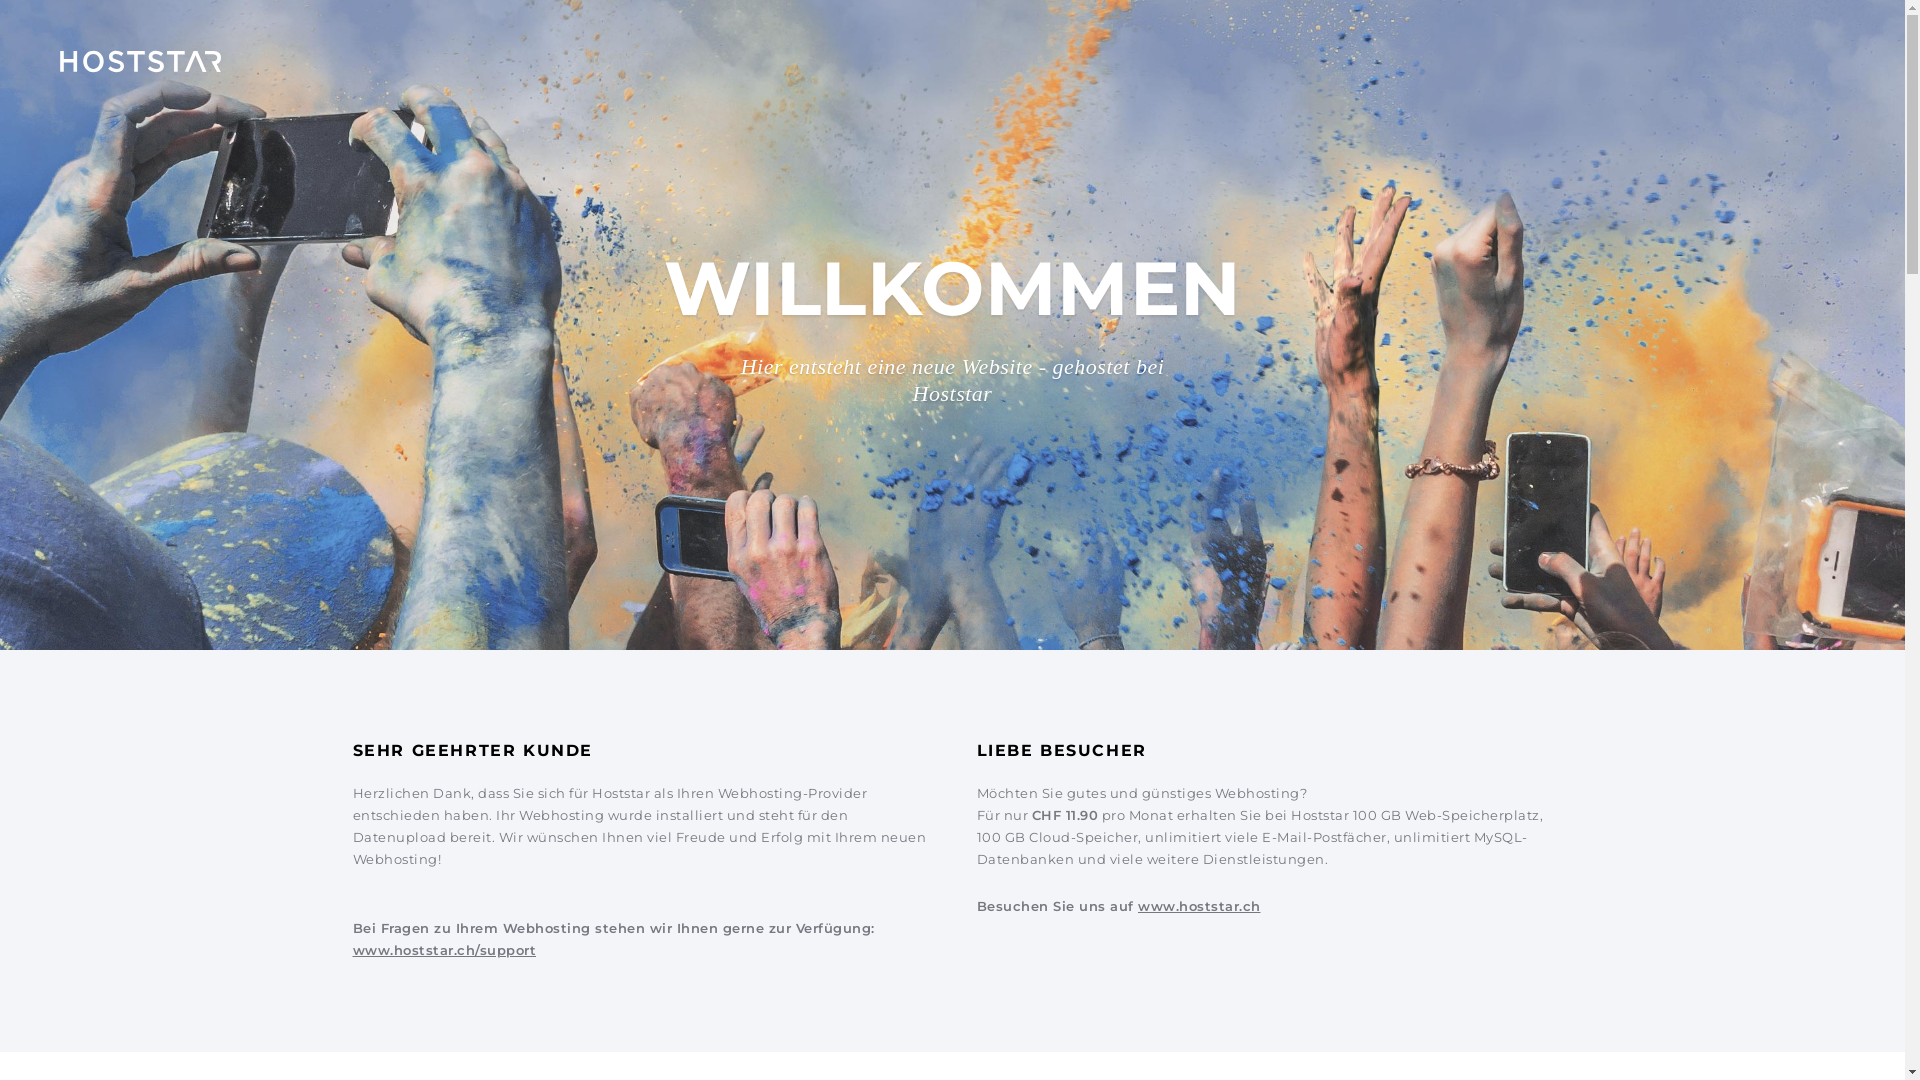  What do you see at coordinates (443, 948) in the screenshot?
I see `'www.hoststar.ch/support'` at bounding box center [443, 948].